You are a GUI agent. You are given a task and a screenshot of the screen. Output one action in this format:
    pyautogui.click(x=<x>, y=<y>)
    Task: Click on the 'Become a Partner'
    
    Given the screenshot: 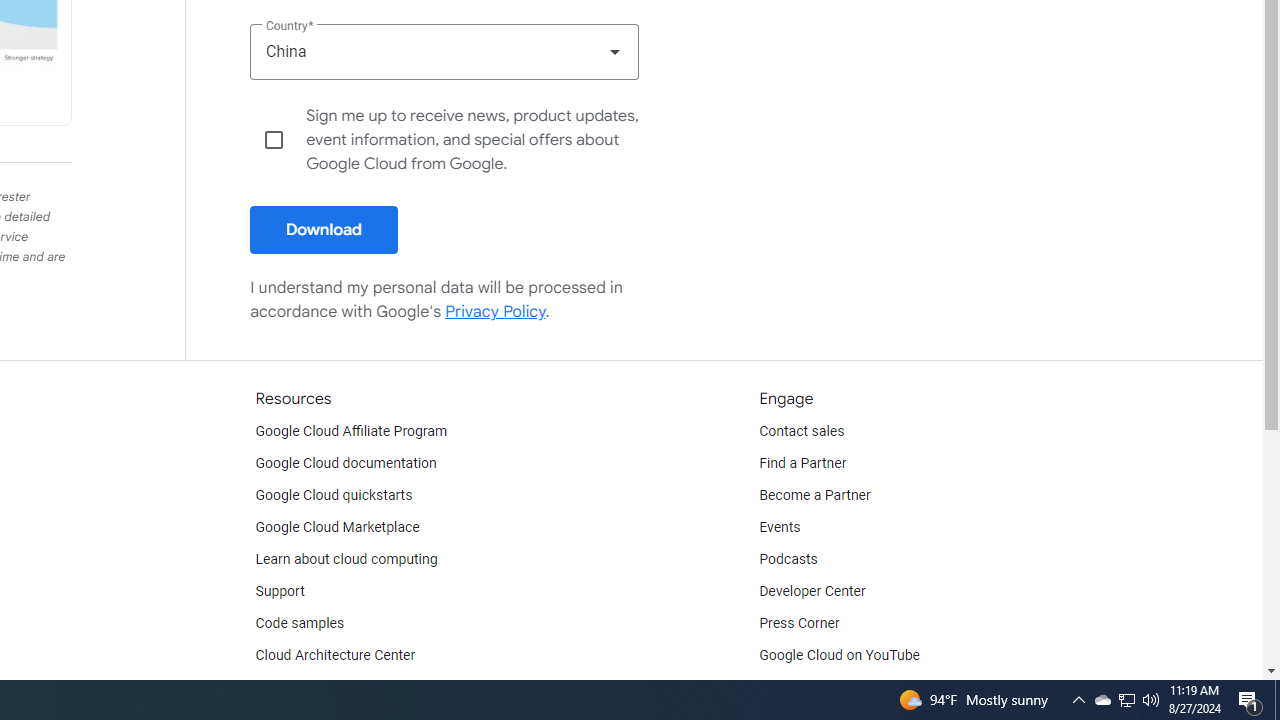 What is the action you would take?
    pyautogui.click(x=814, y=495)
    